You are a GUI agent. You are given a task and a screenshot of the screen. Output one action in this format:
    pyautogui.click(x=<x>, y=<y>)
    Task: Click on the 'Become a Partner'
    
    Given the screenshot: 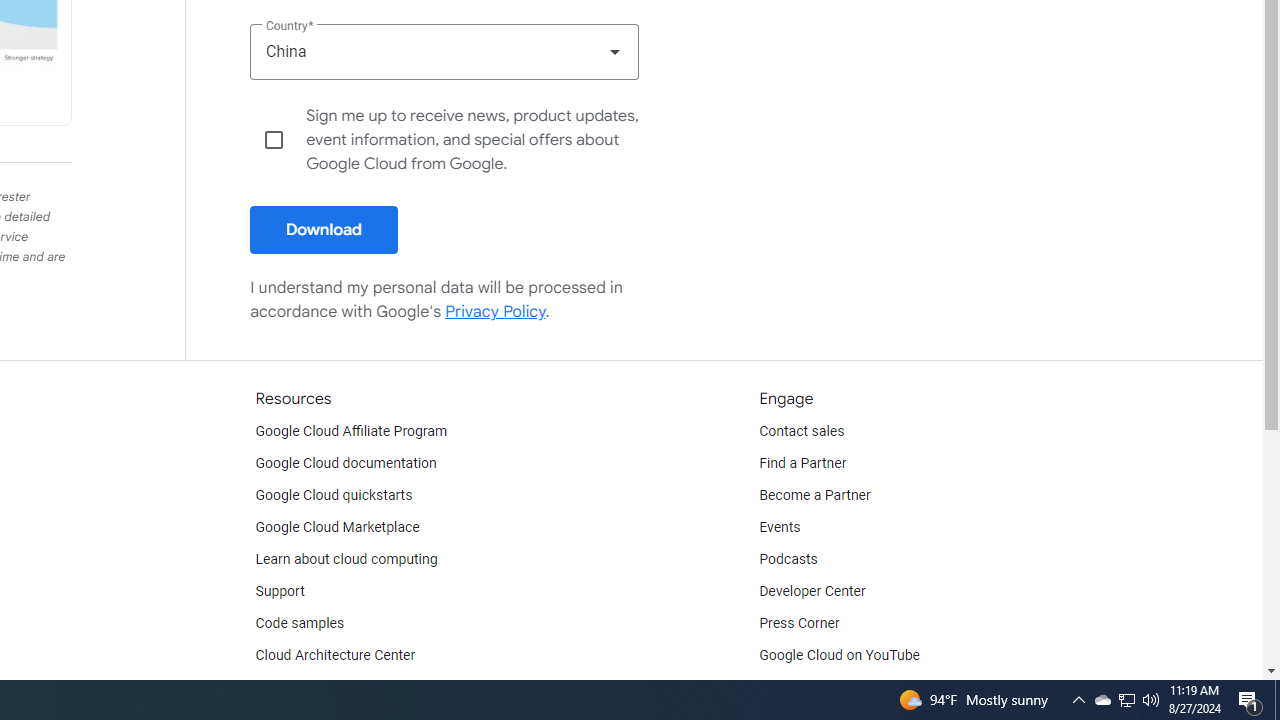 What is the action you would take?
    pyautogui.click(x=814, y=495)
    